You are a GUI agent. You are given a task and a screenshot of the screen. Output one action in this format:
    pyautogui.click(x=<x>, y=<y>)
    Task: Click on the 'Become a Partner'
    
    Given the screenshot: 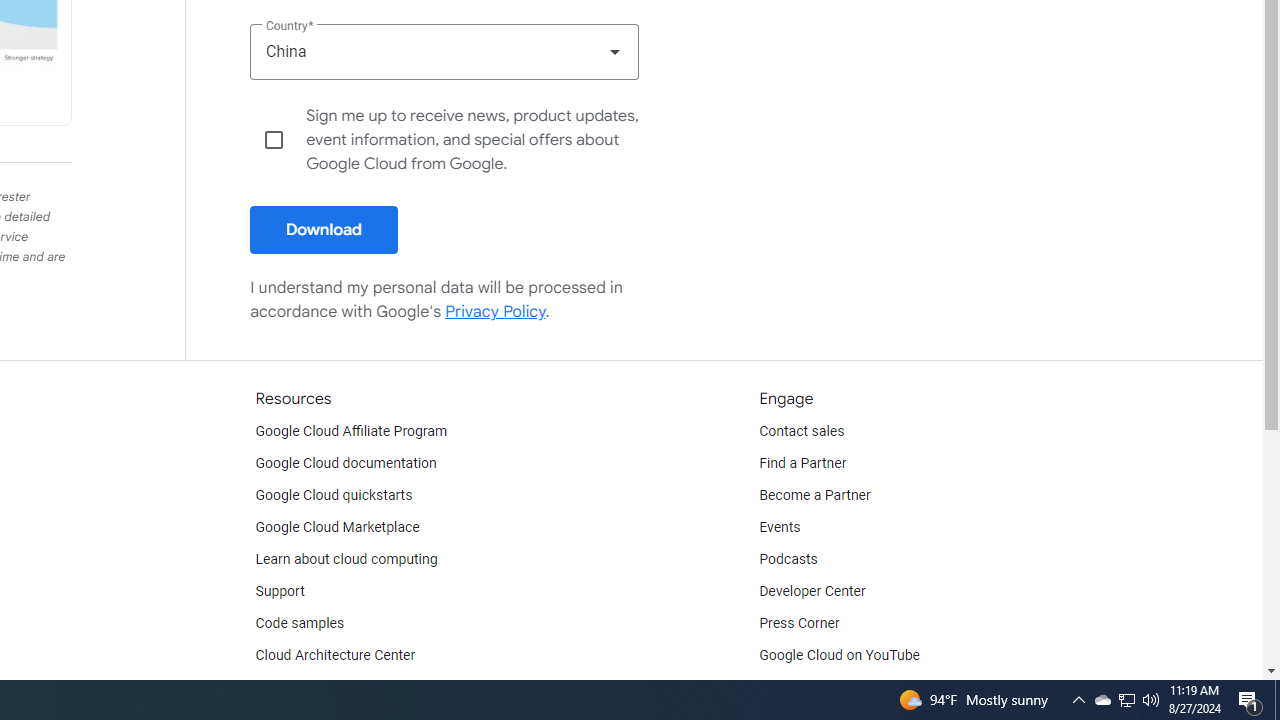 What is the action you would take?
    pyautogui.click(x=814, y=495)
    